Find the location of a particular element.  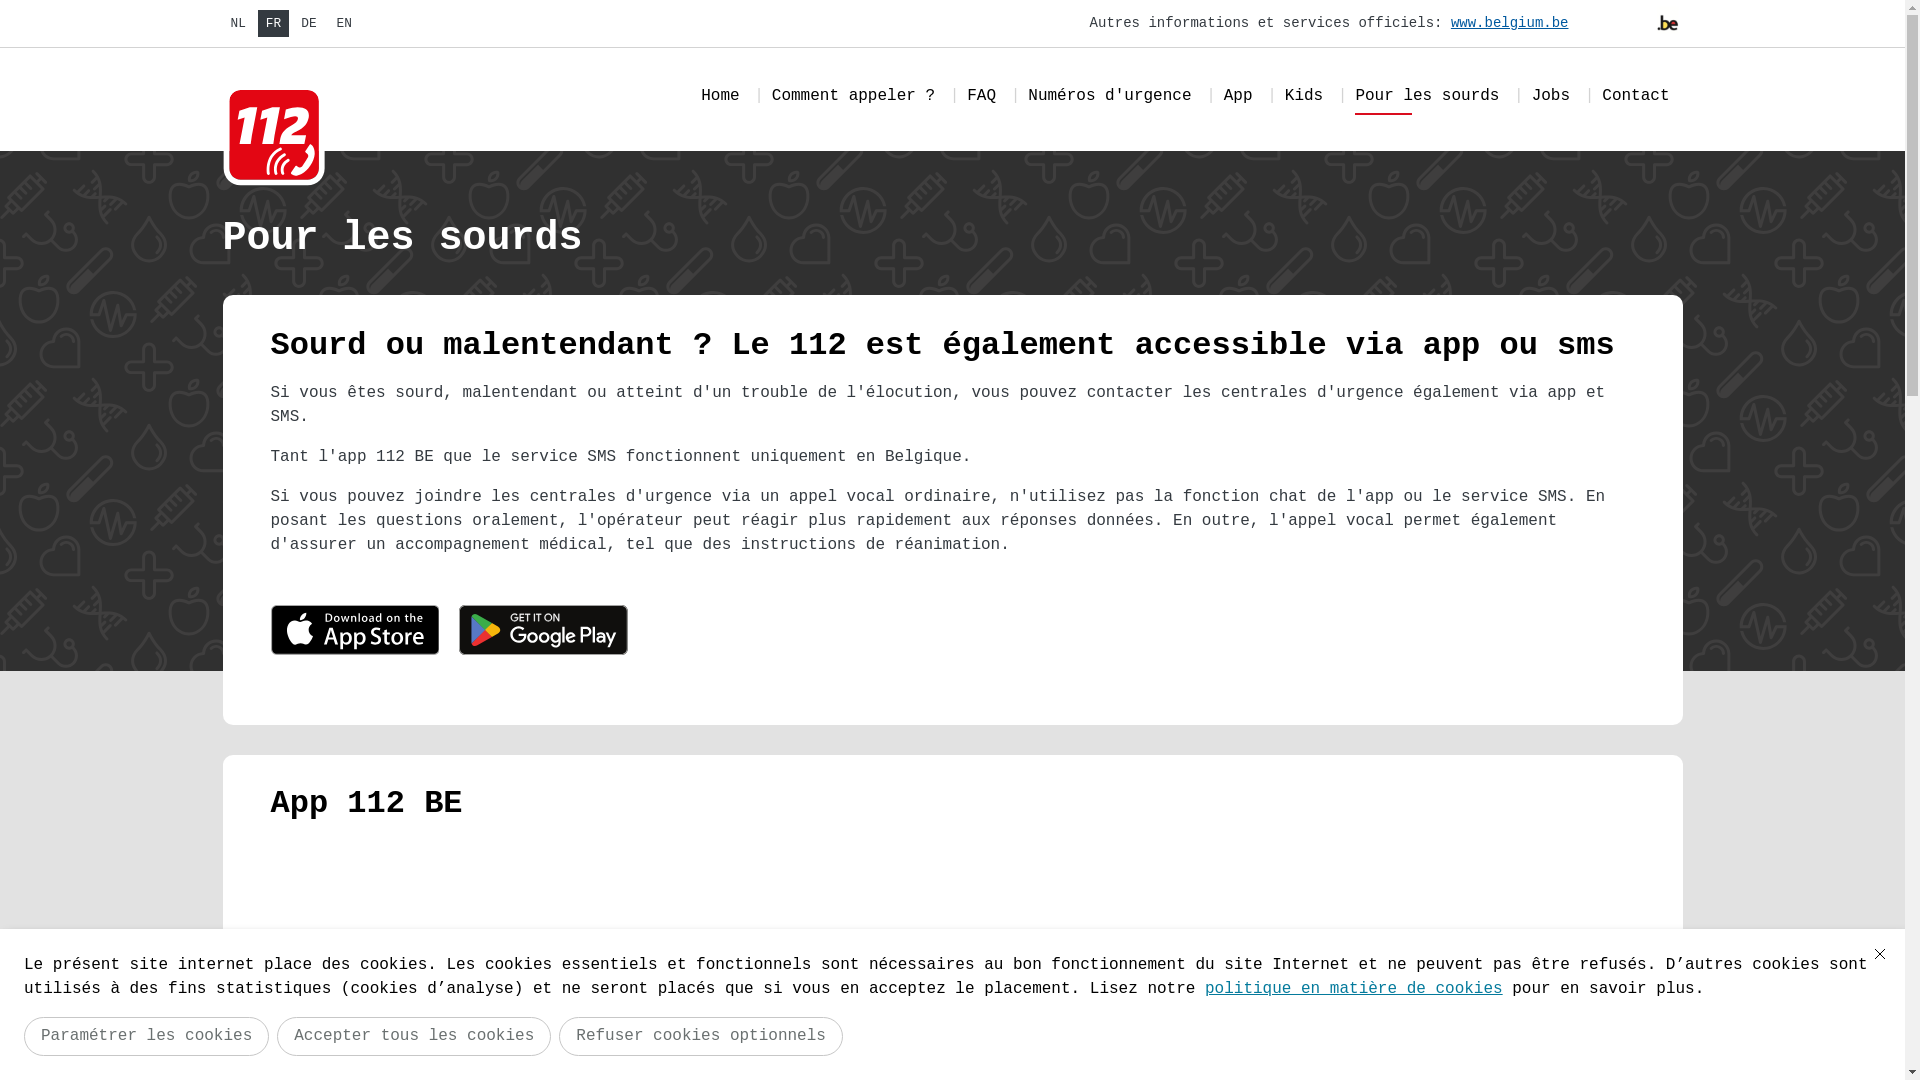

'Jobs' is located at coordinates (1549, 99).